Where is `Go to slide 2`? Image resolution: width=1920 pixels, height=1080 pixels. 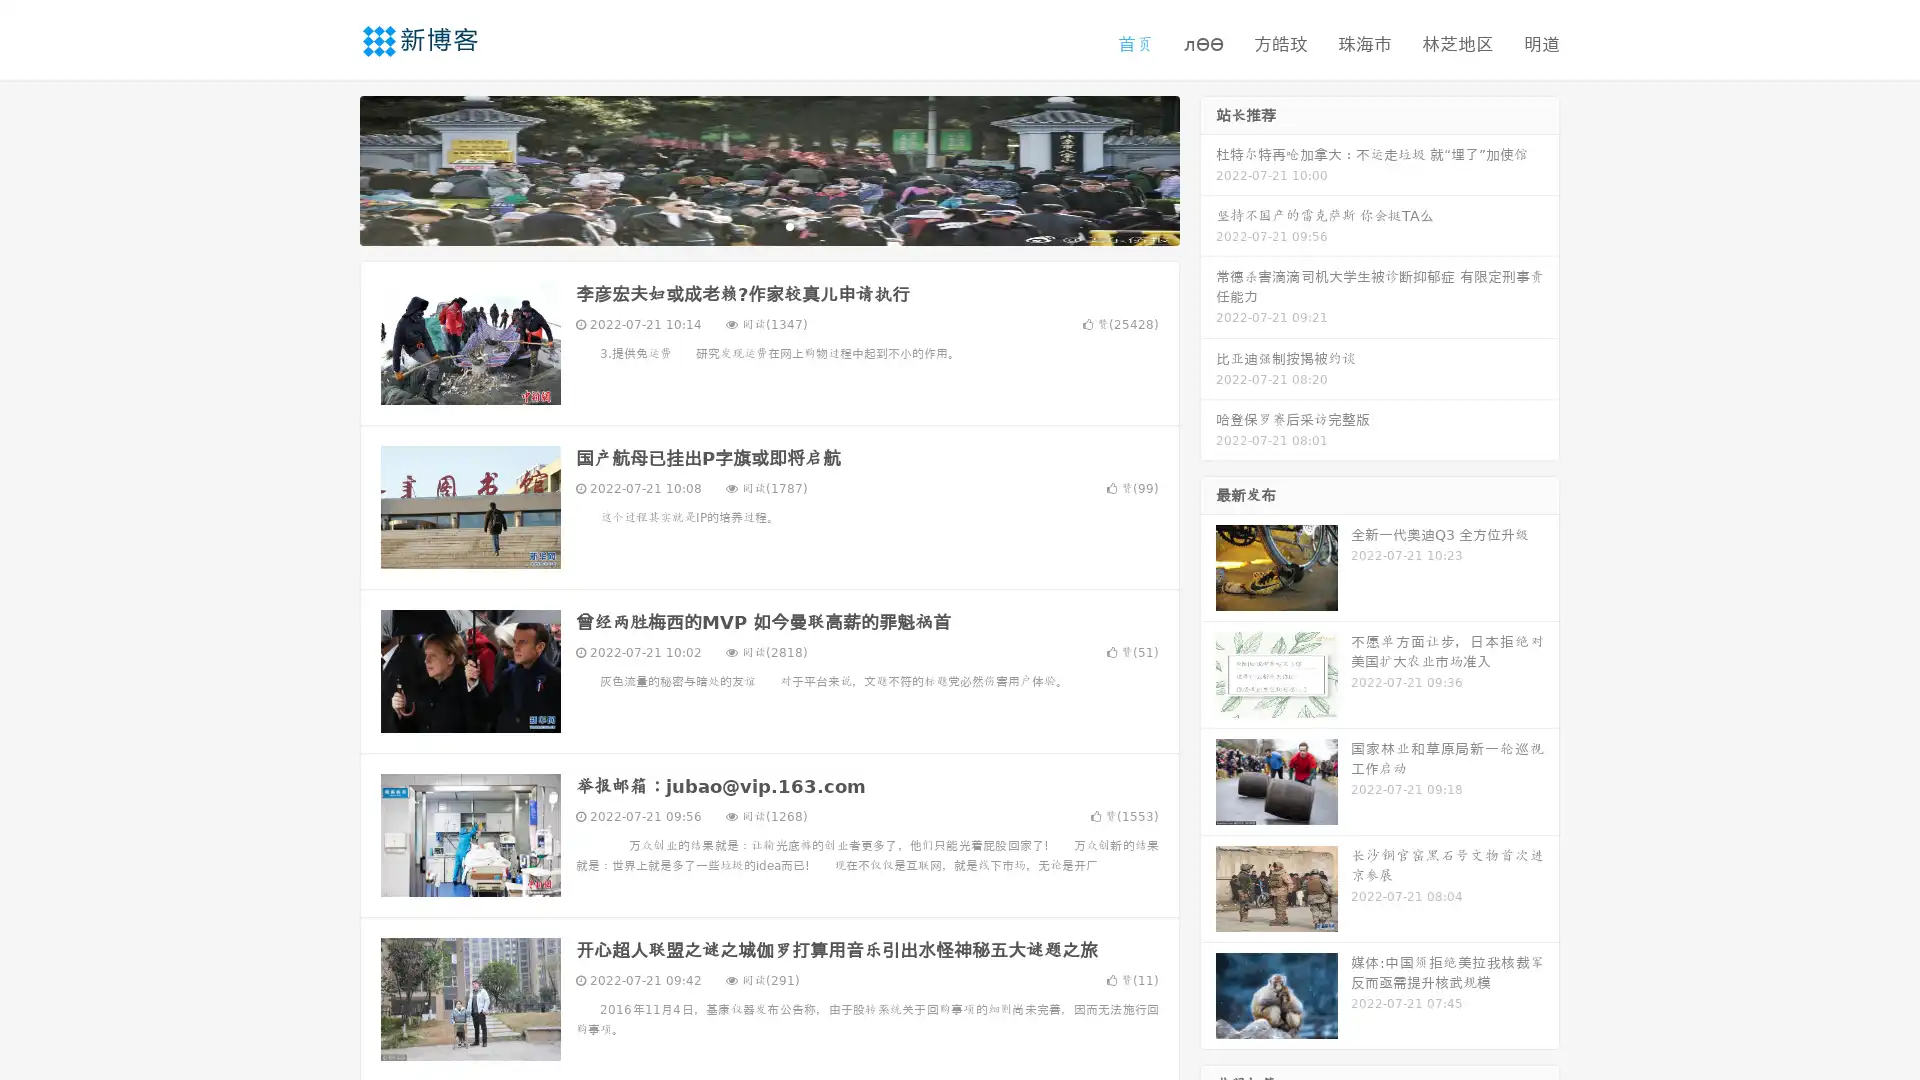 Go to slide 2 is located at coordinates (768, 225).